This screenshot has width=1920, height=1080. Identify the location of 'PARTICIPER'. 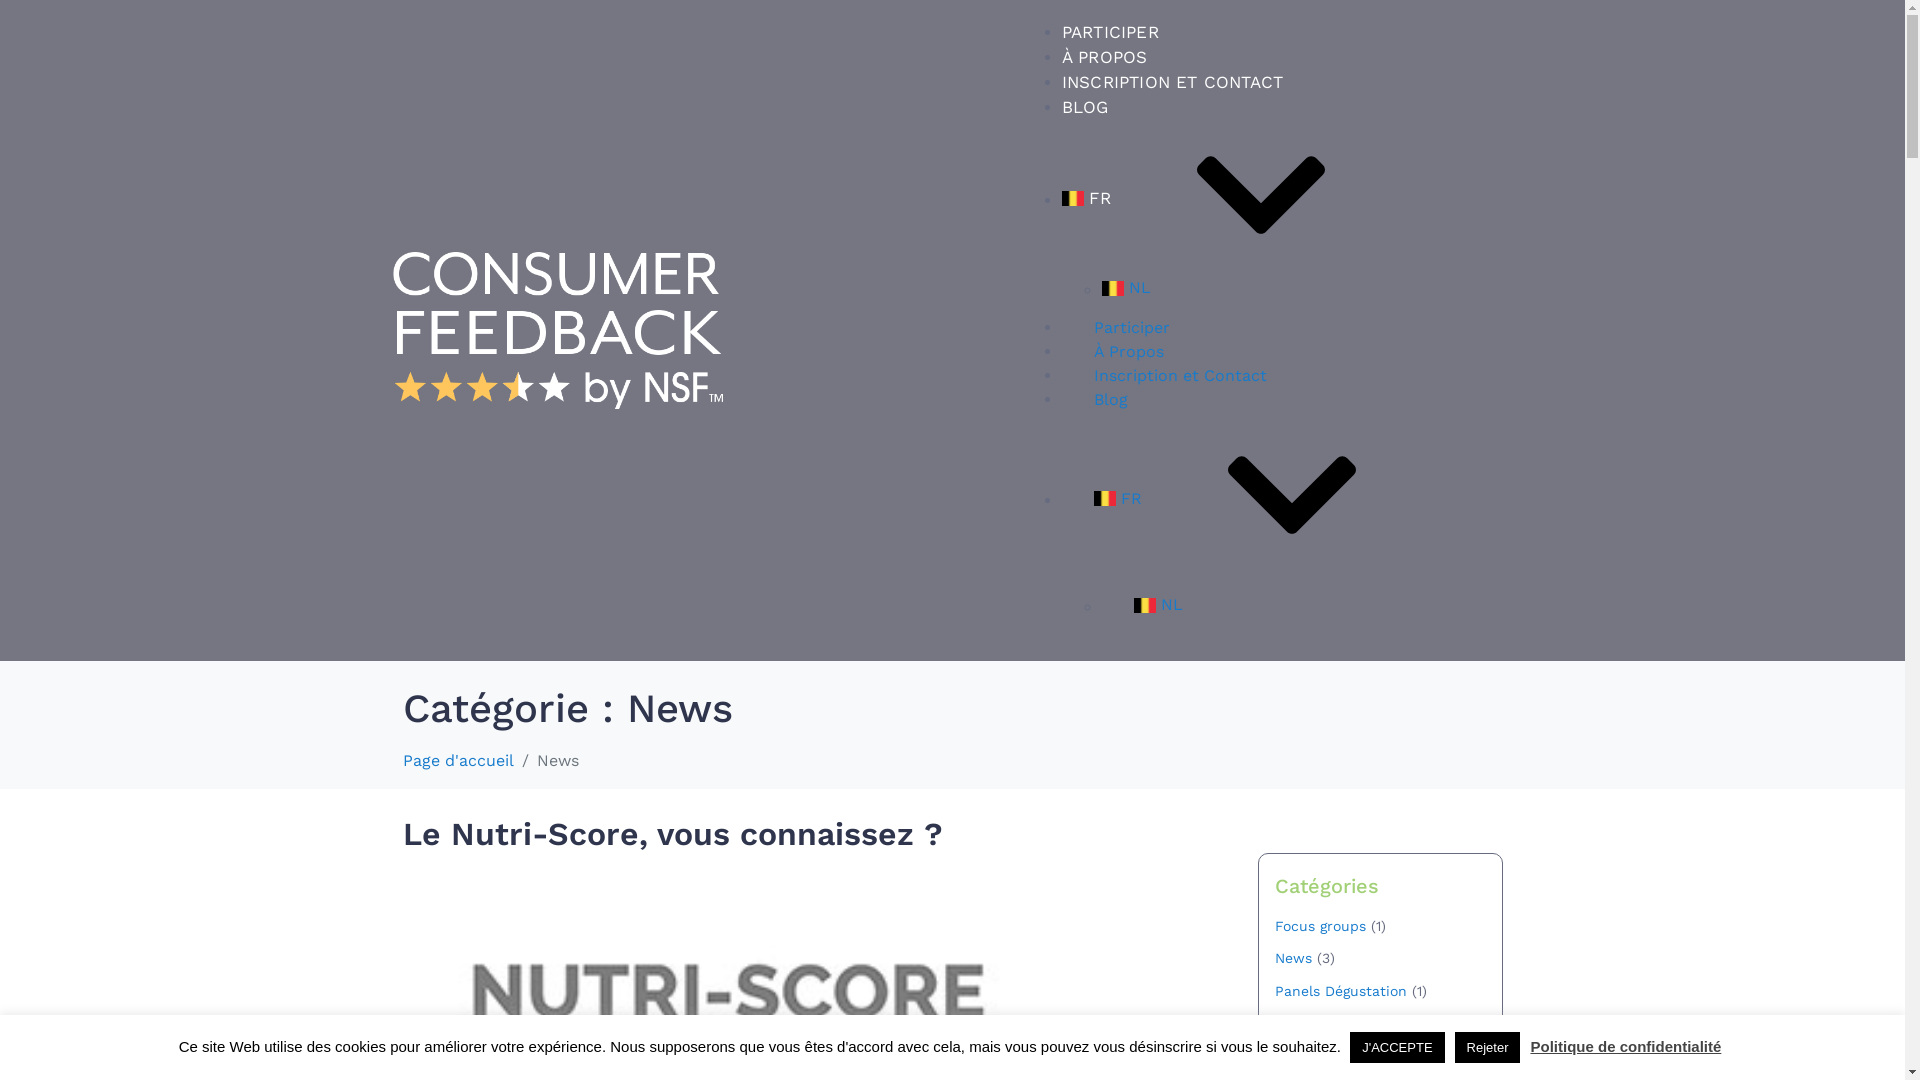
(1109, 31).